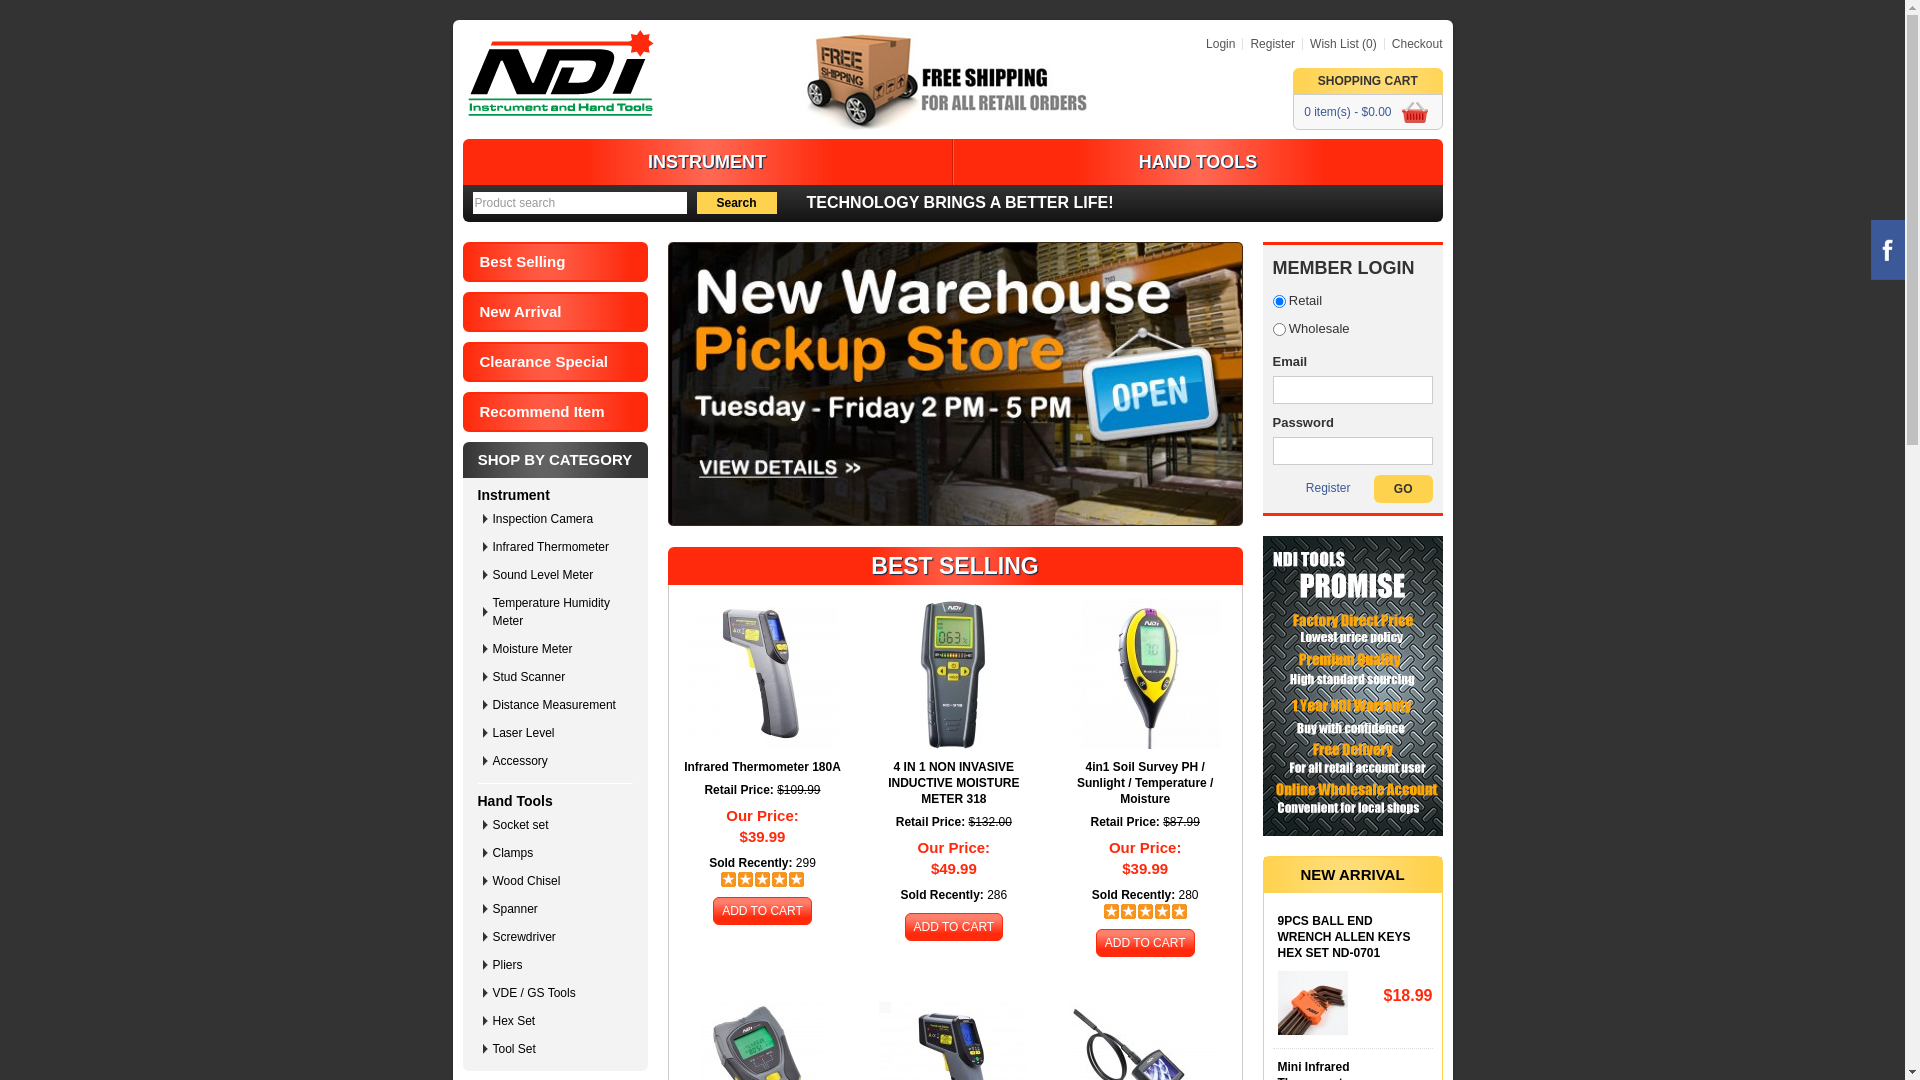  What do you see at coordinates (559, 676) in the screenshot?
I see `'Stud Scanner'` at bounding box center [559, 676].